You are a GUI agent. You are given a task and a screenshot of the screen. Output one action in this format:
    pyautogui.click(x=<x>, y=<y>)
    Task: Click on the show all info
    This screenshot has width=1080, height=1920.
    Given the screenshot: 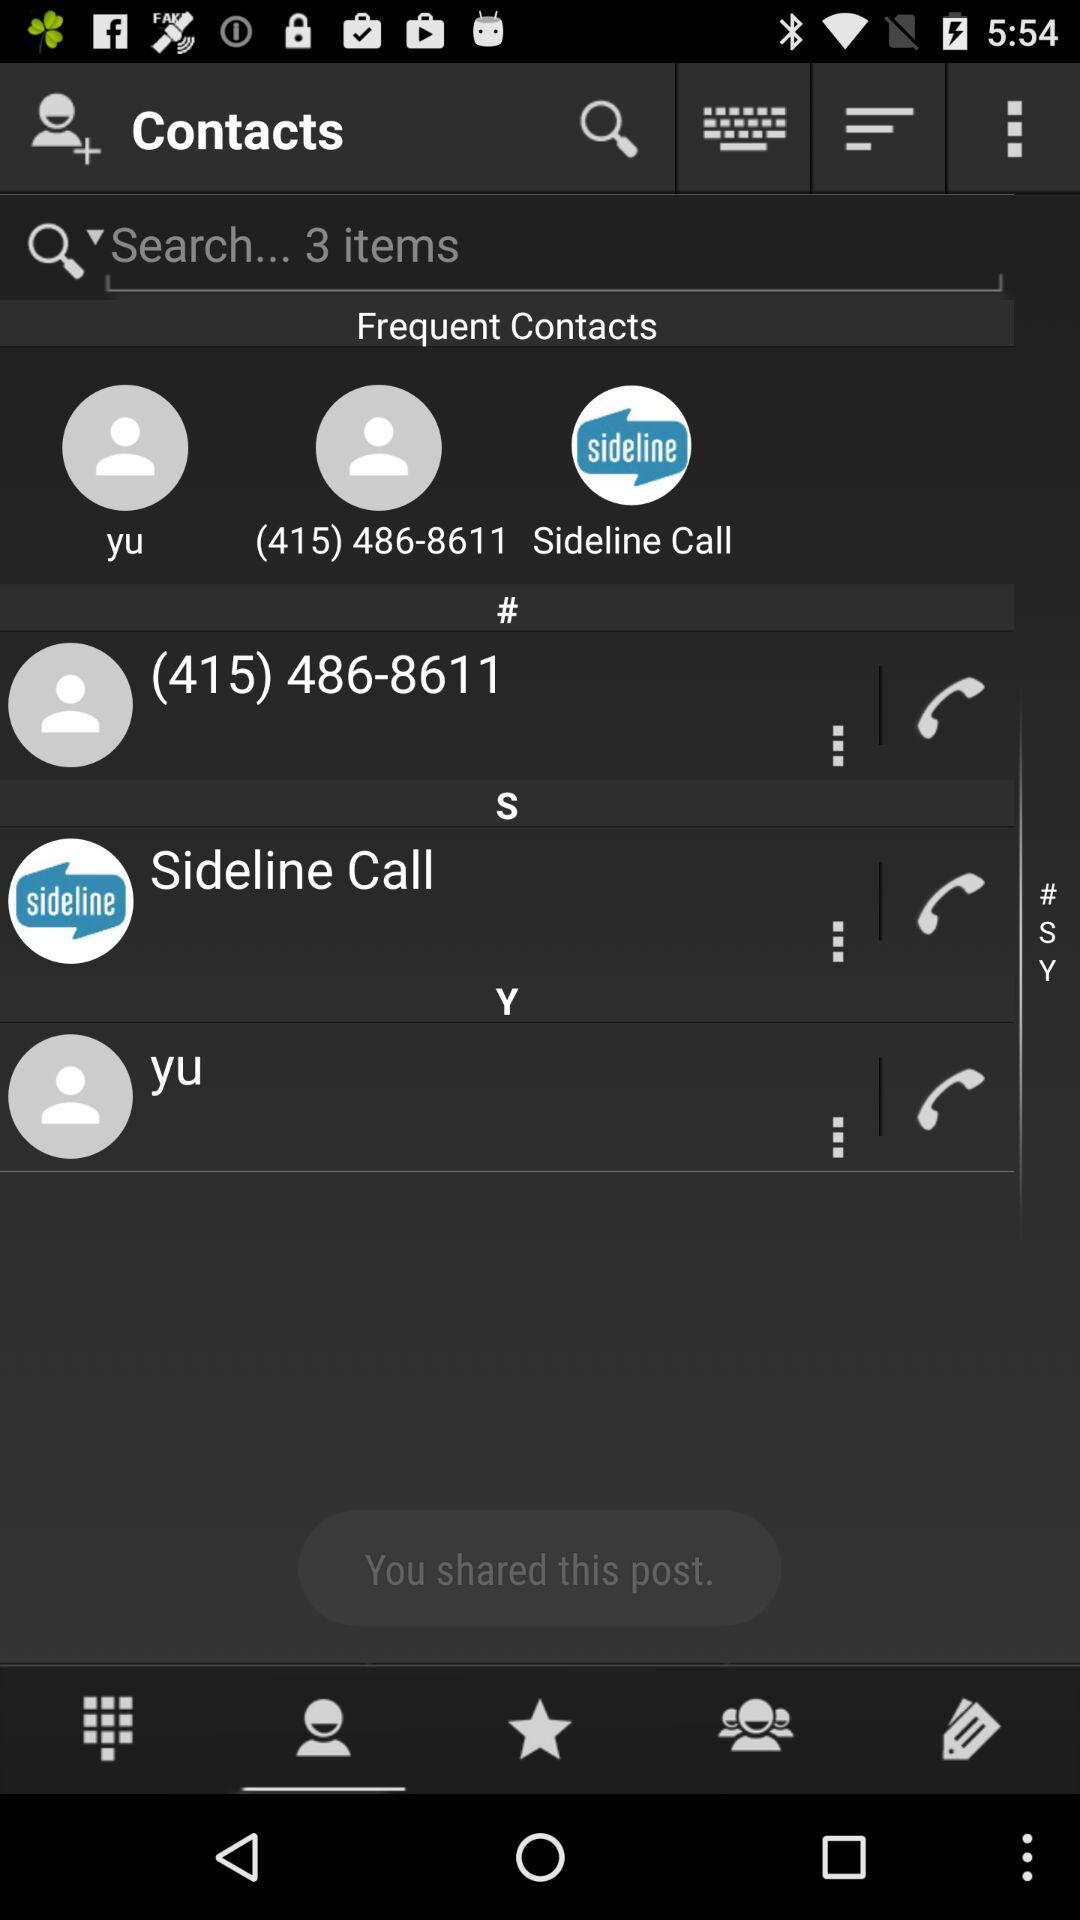 What is the action you would take?
    pyautogui.click(x=878, y=127)
    